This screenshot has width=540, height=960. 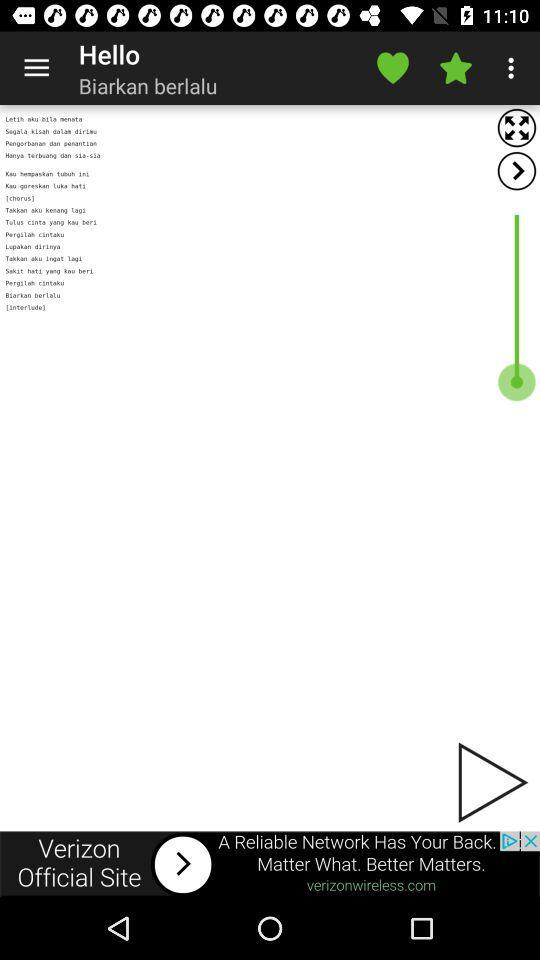 I want to click on play, so click(x=490, y=782).